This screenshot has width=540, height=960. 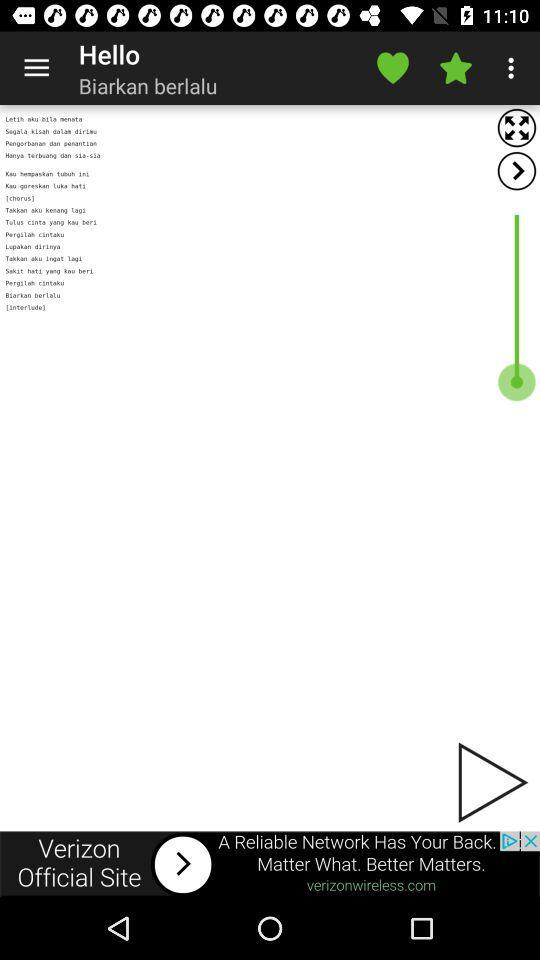 I want to click on play, so click(x=490, y=782).